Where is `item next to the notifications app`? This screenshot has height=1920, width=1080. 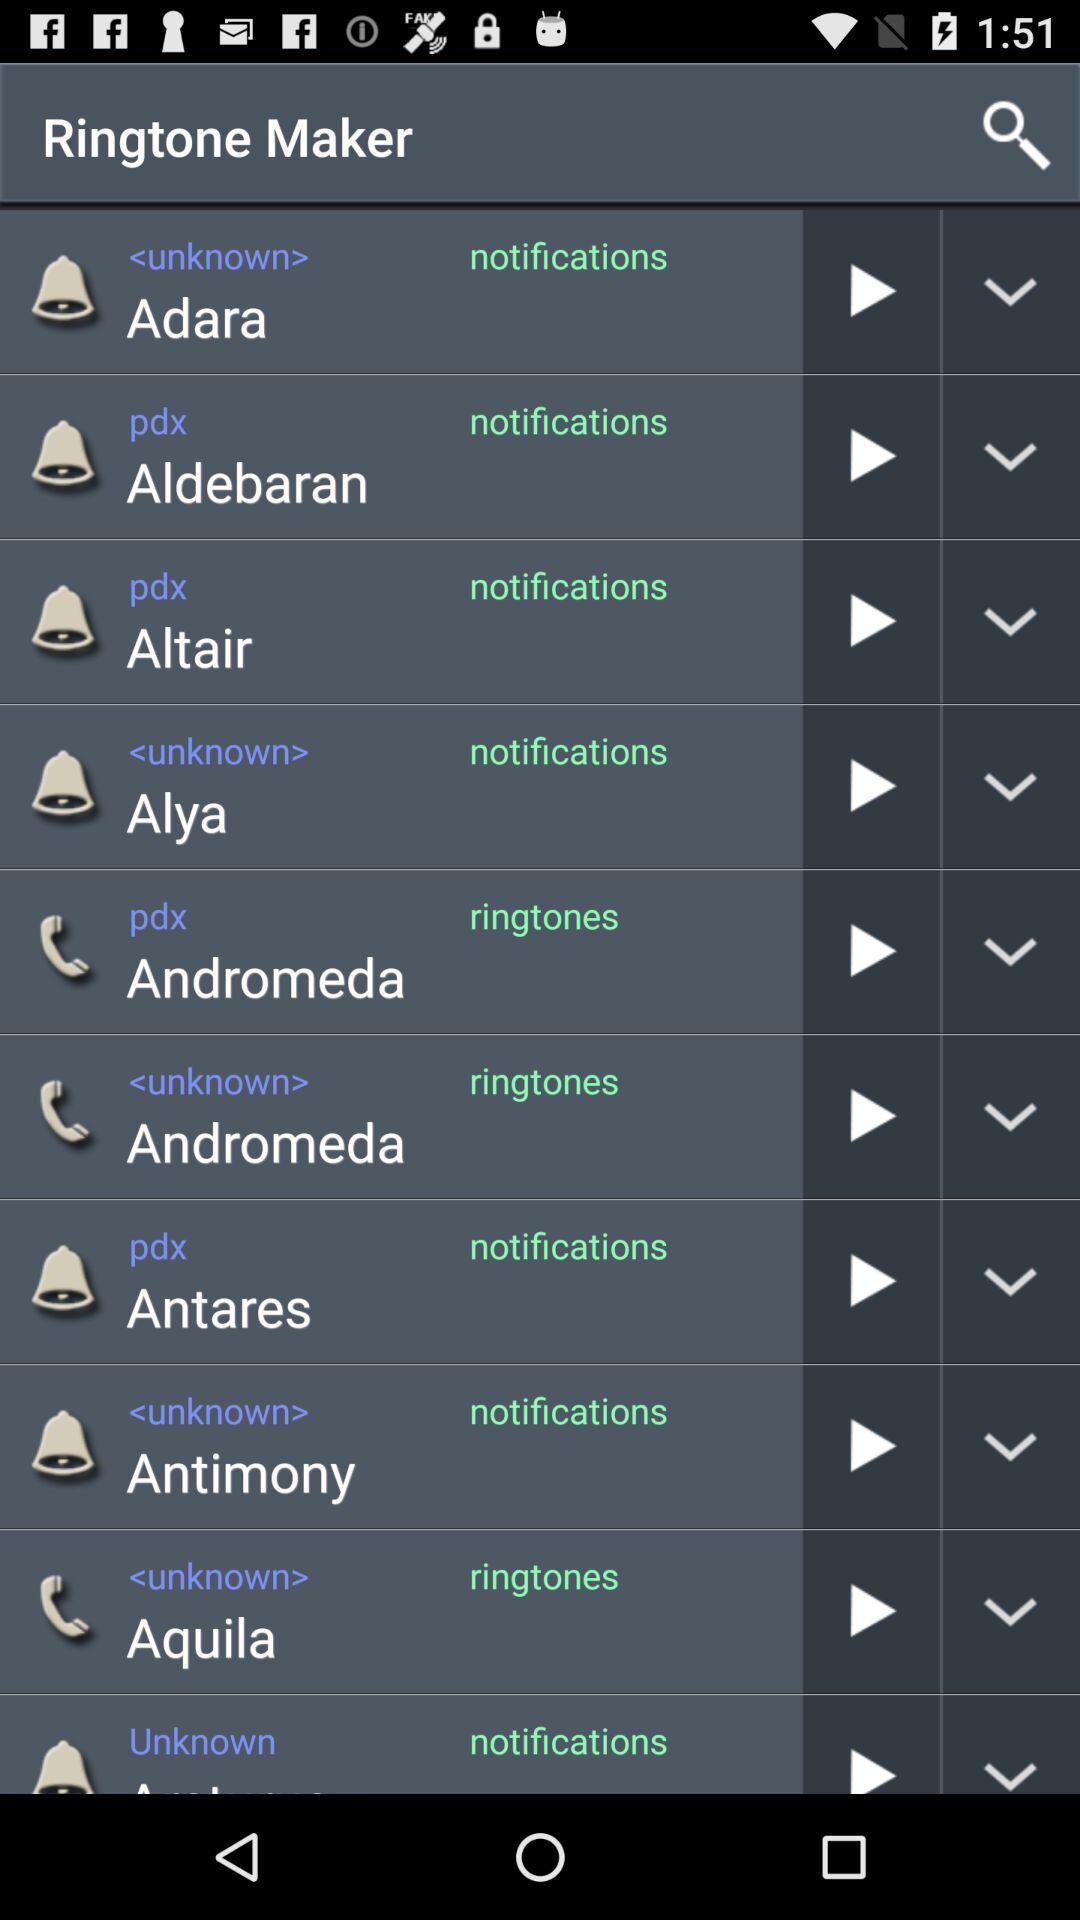 item next to the notifications app is located at coordinates (246, 481).